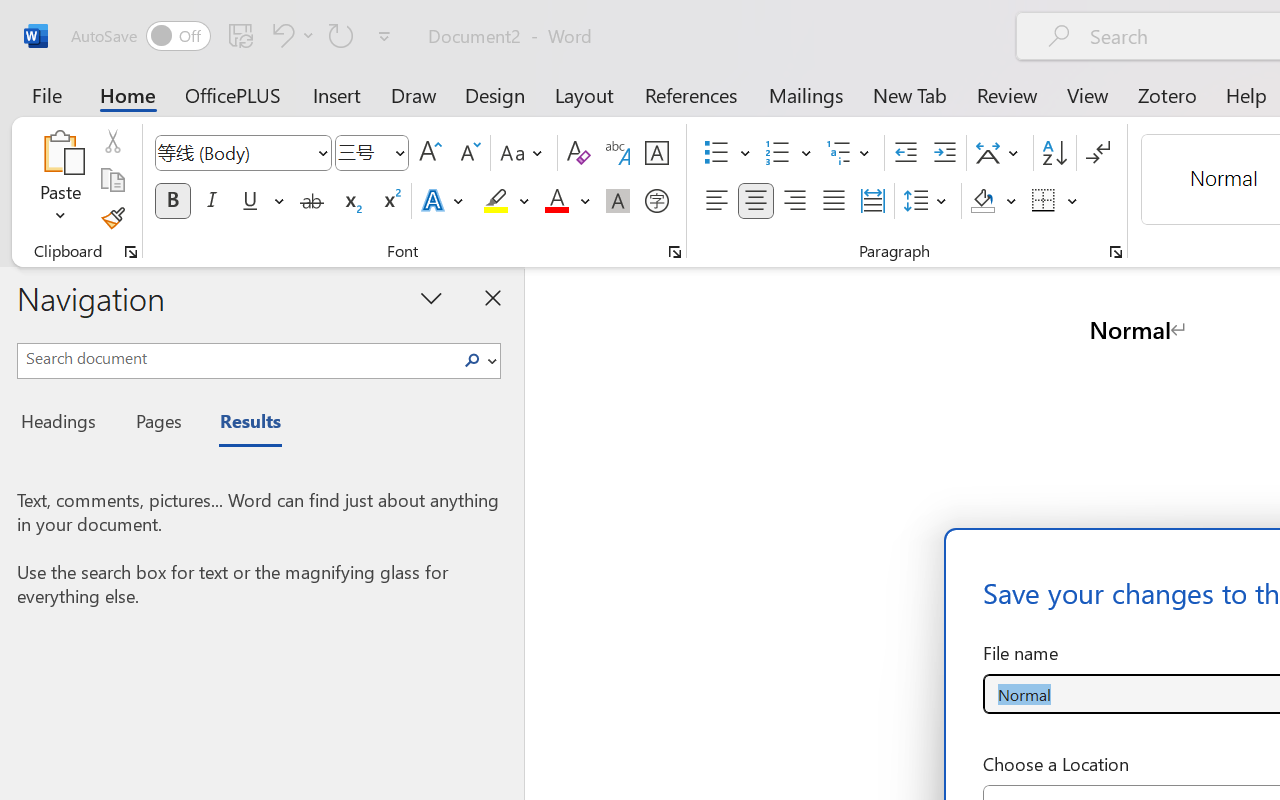 Image resolution: width=1280 pixels, height=800 pixels. I want to click on 'Draw', so click(413, 94).